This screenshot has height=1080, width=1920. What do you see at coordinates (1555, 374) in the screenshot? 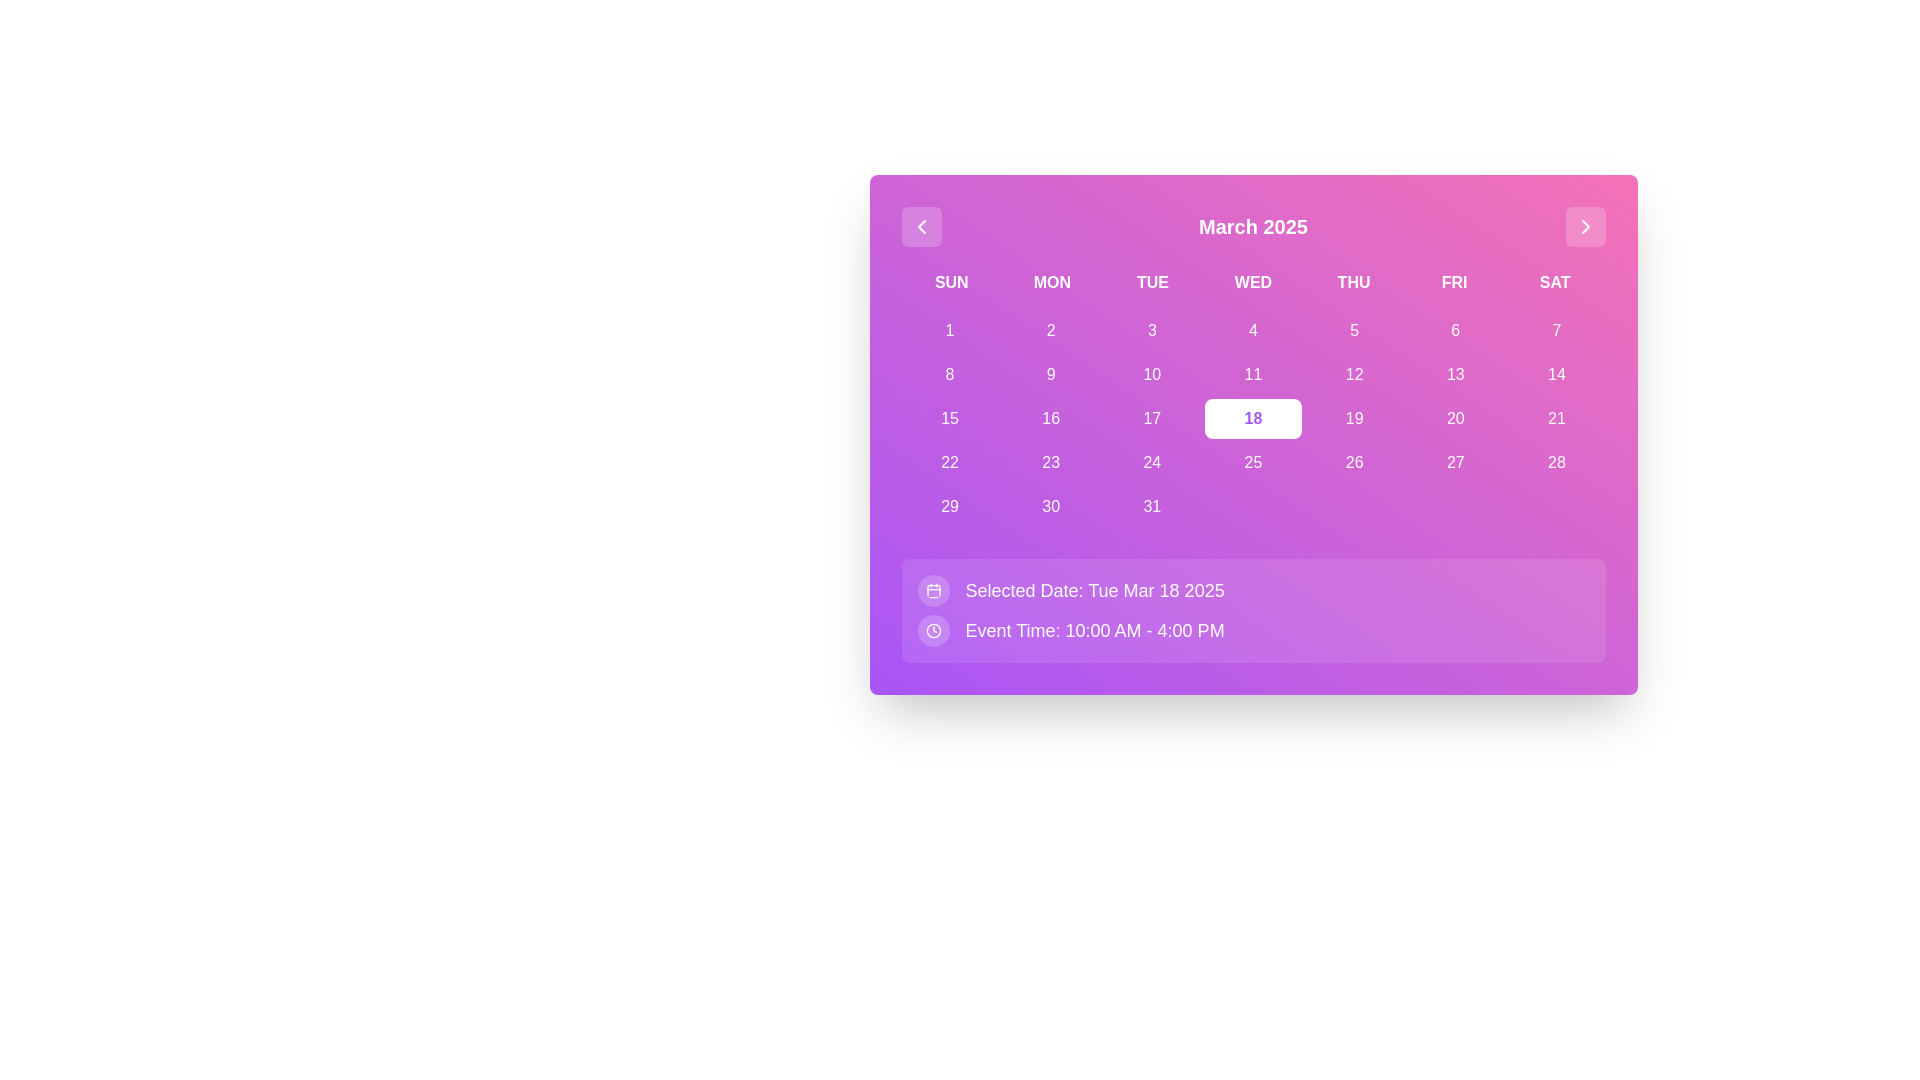
I see `the button representing the 14th day (Saturday) in the calendar view` at bounding box center [1555, 374].